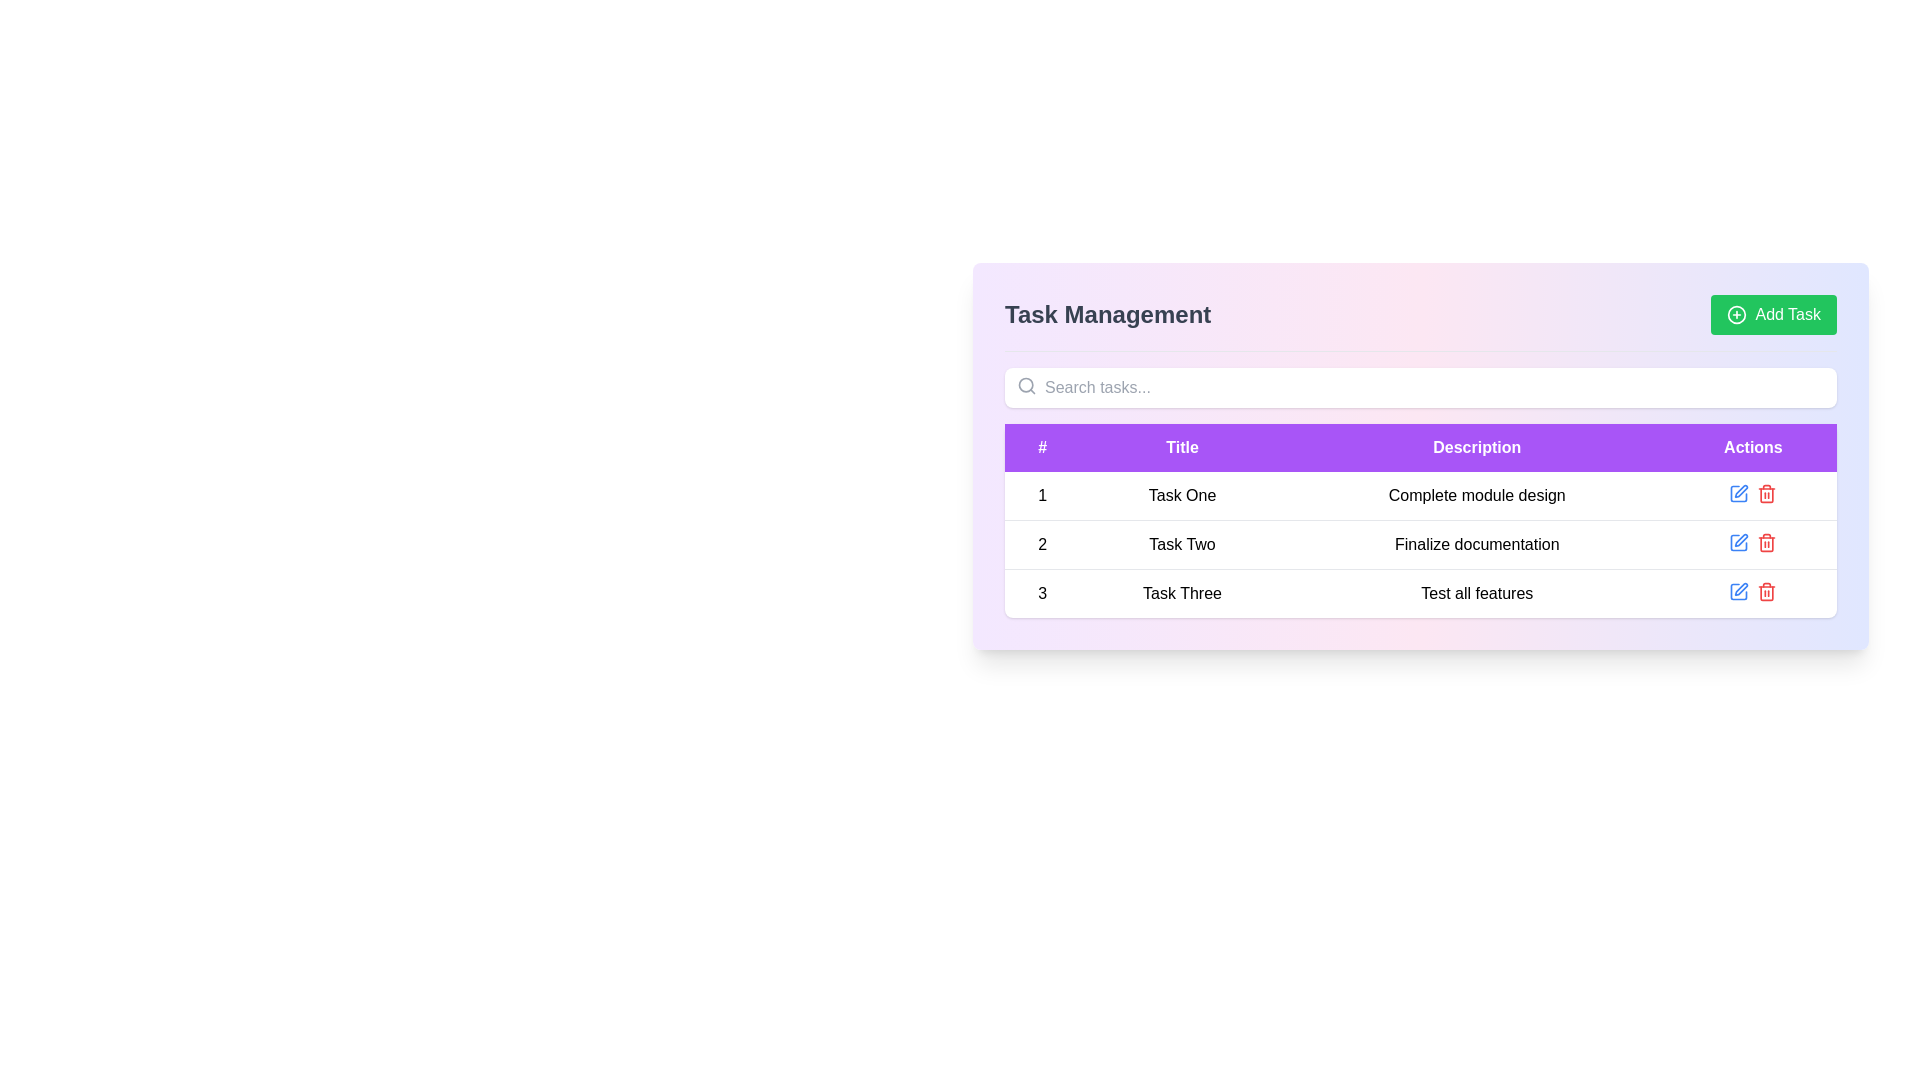 This screenshot has width=1920, height=1080. What do you see at coordinates (1736, 315) in the screenshot?
I see `the circular plus icon inside the 'Add Task' button, located on the top-right corner of the interface` at bounding box center [1736, 315].